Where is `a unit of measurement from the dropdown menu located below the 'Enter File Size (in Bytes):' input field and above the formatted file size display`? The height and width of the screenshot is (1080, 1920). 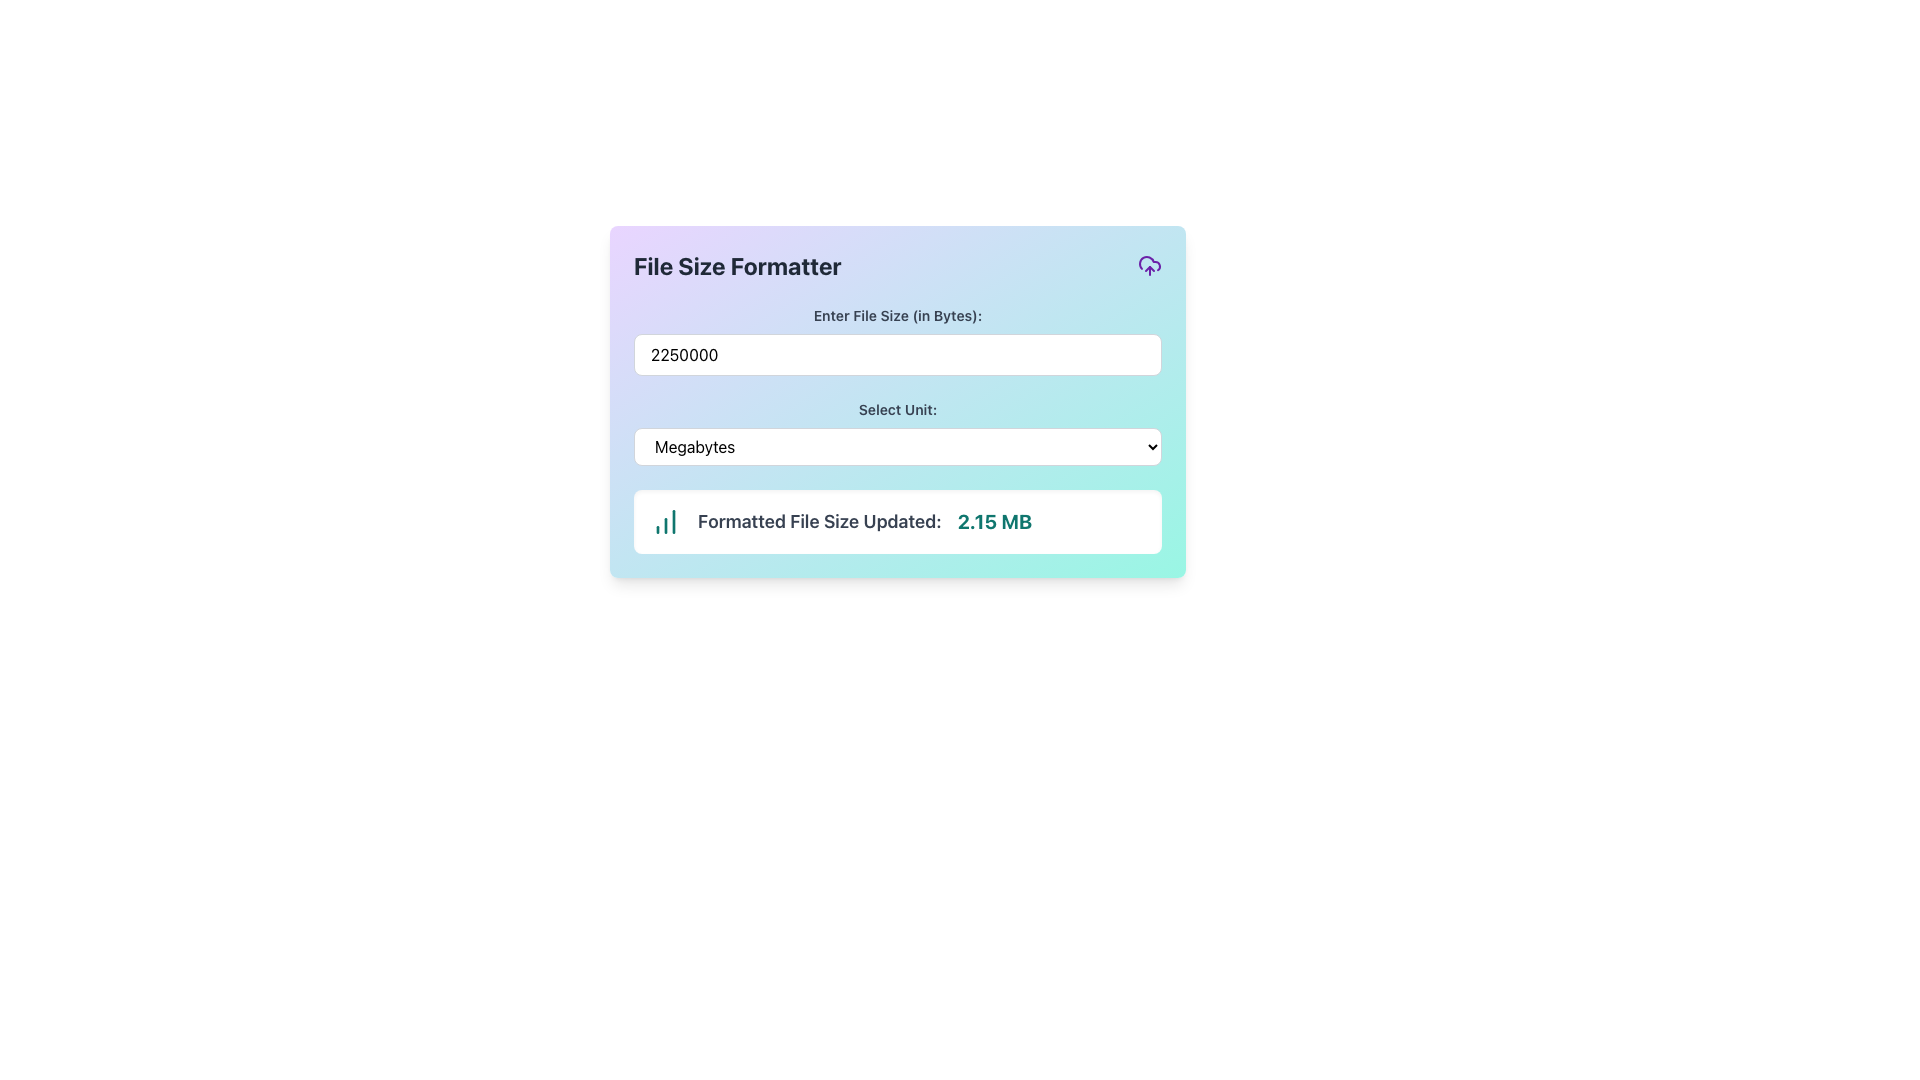 a unit of measurement from the dropdown menu located below the 'Enter File Size (in Bytes):' input field and above the formatted file size display is located at coordinates (896, 431).